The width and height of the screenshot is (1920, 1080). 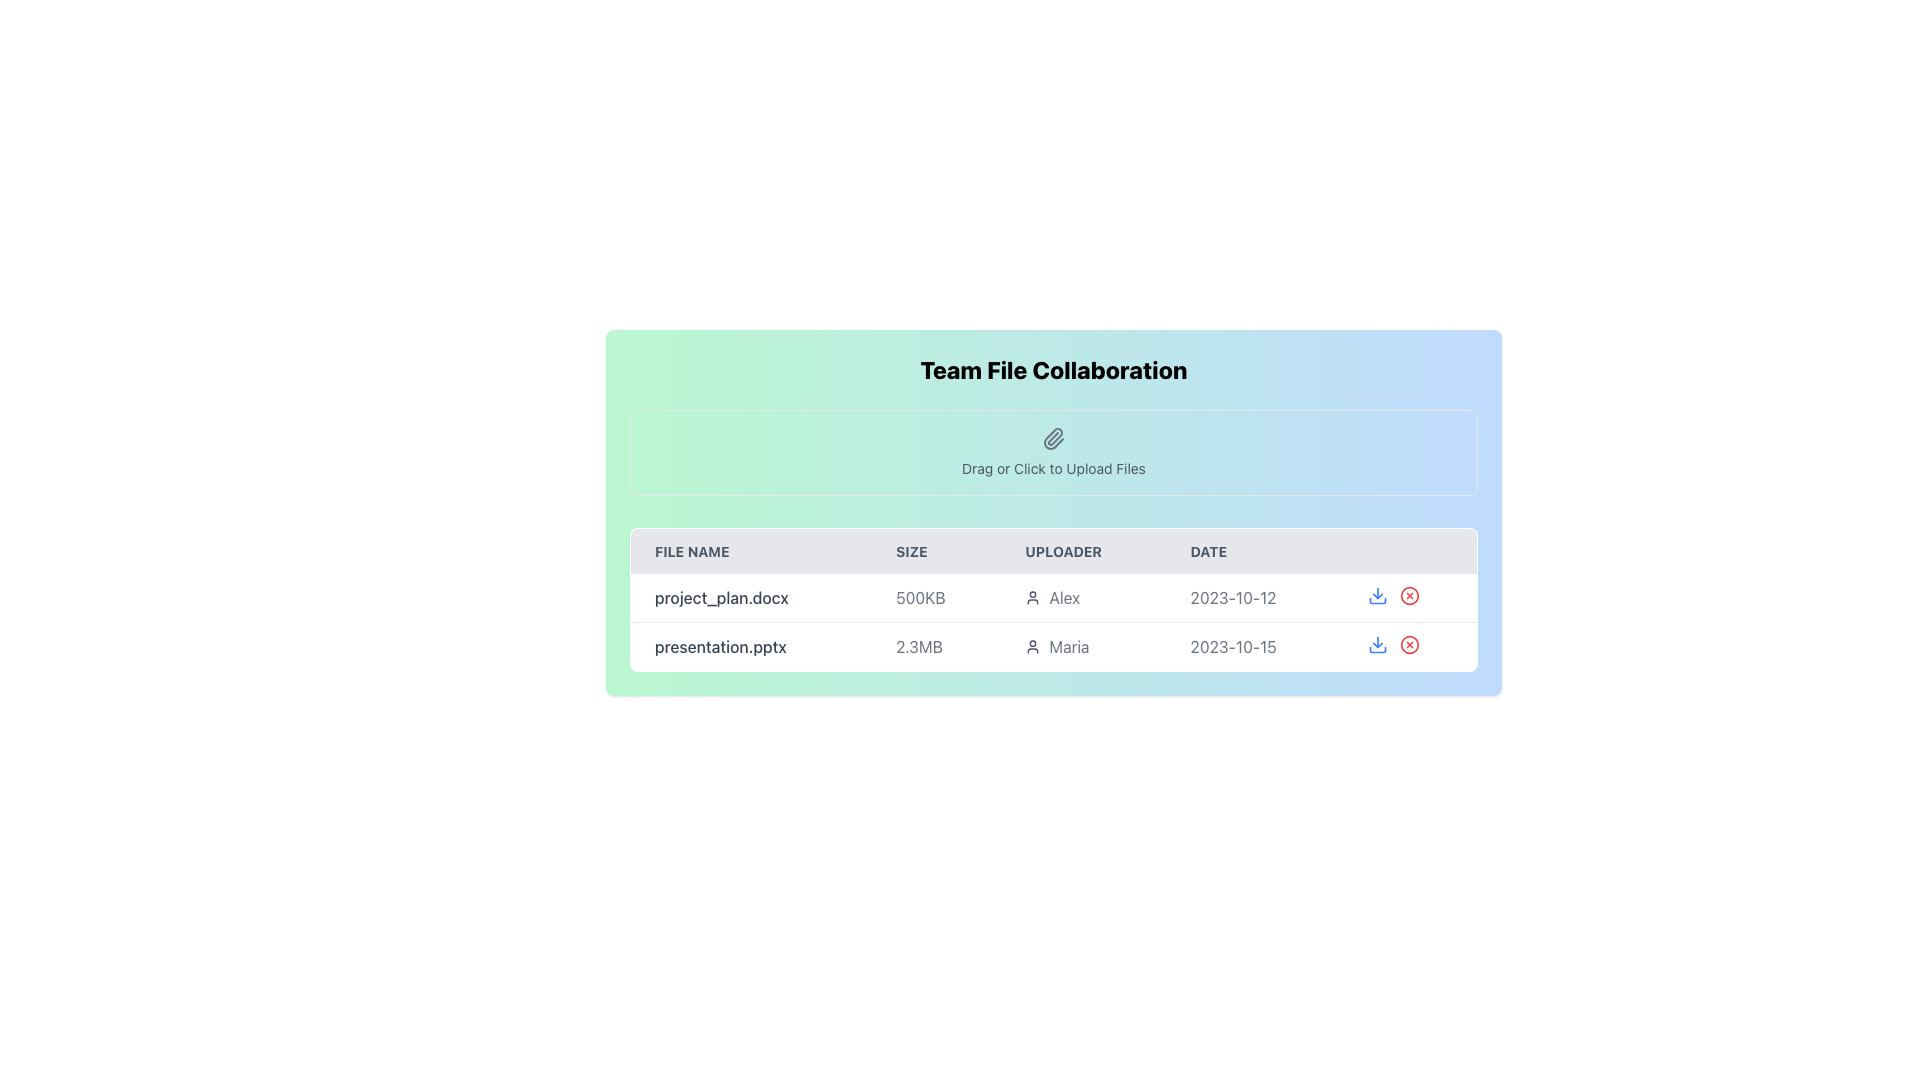 I want to click on the text label displaying 'project_plan.docx' in grey font, located in the first row of the files table under the 'FILE NAME' column, so click(x=750, y=597).